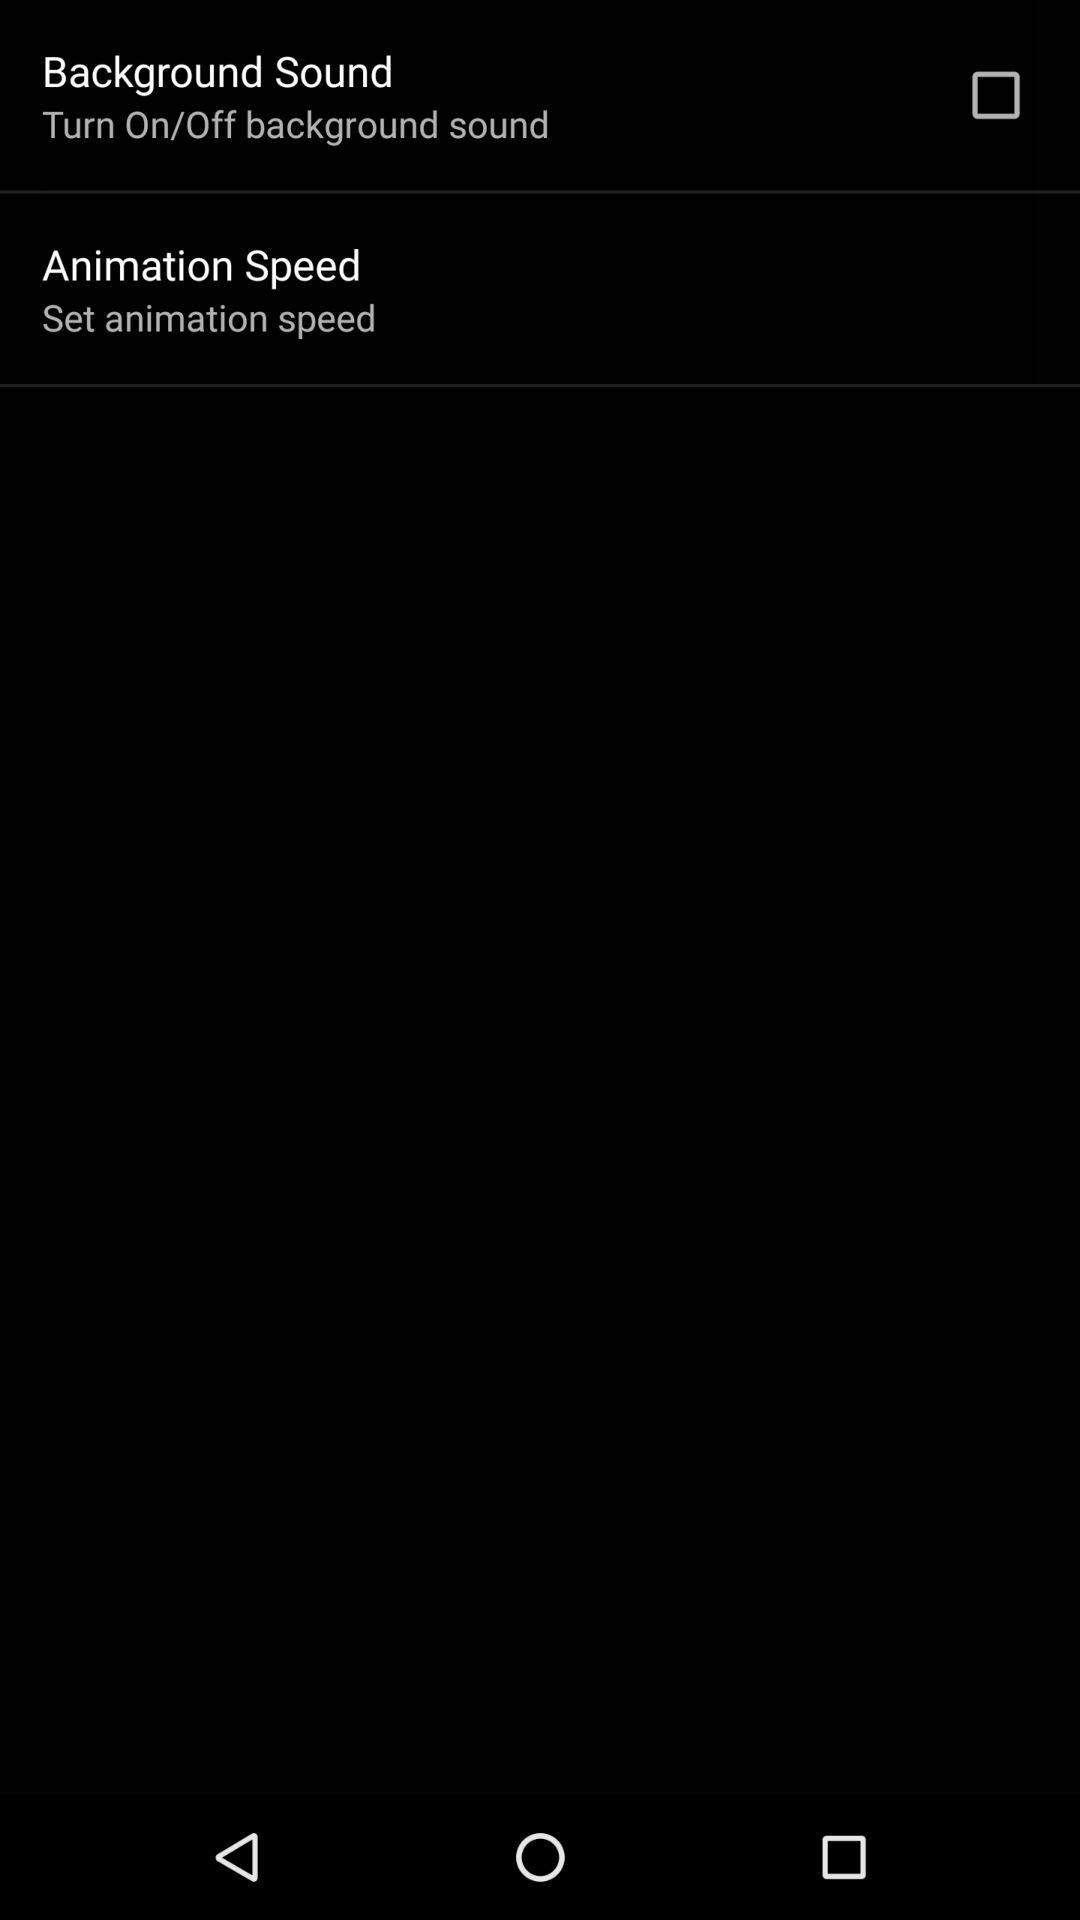  Describe the element at coordinates (295, 122) in the screenshot. I see `icon below the background sound app` at that location.